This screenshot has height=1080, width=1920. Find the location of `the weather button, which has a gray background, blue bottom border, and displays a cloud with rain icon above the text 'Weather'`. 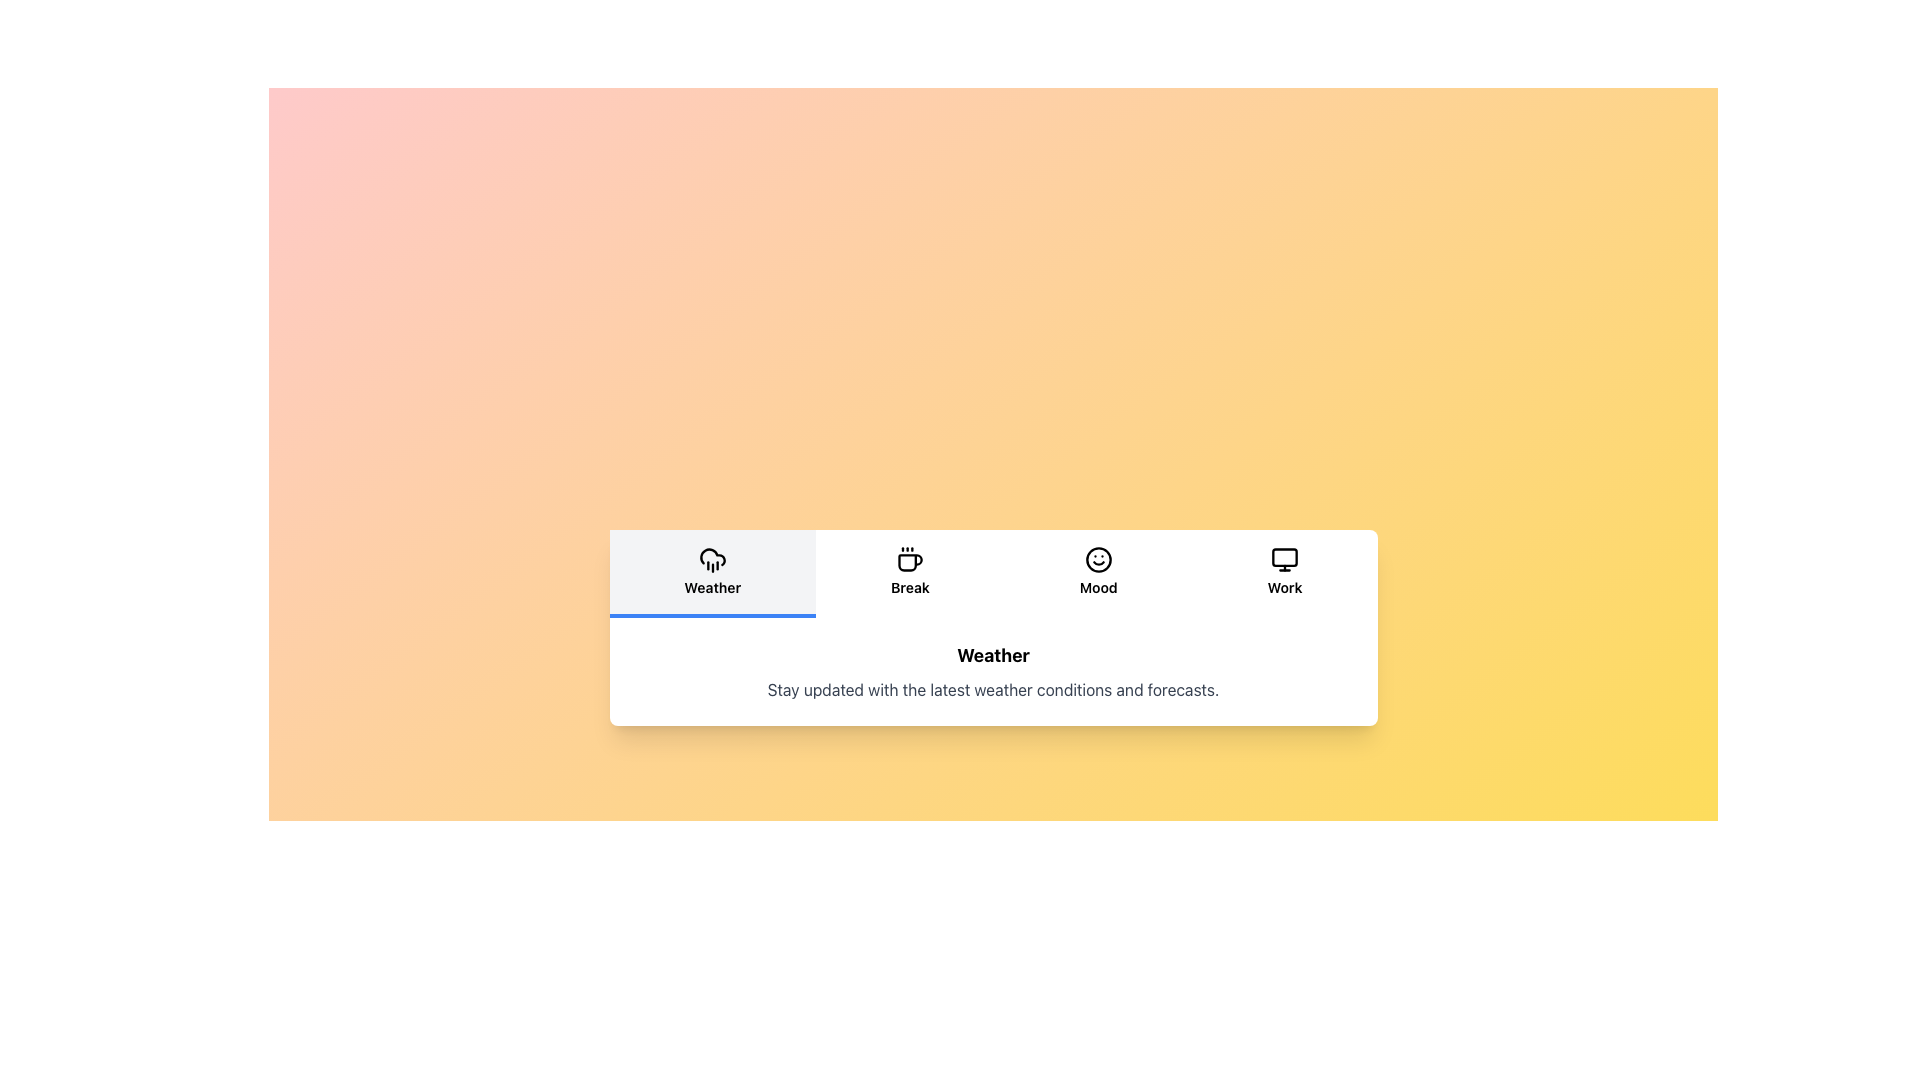

the weather button, which has a gray background, blue bottom border, and displays a cloud with rain icon above the text 'Weather' is located at coordinates (712, 574).